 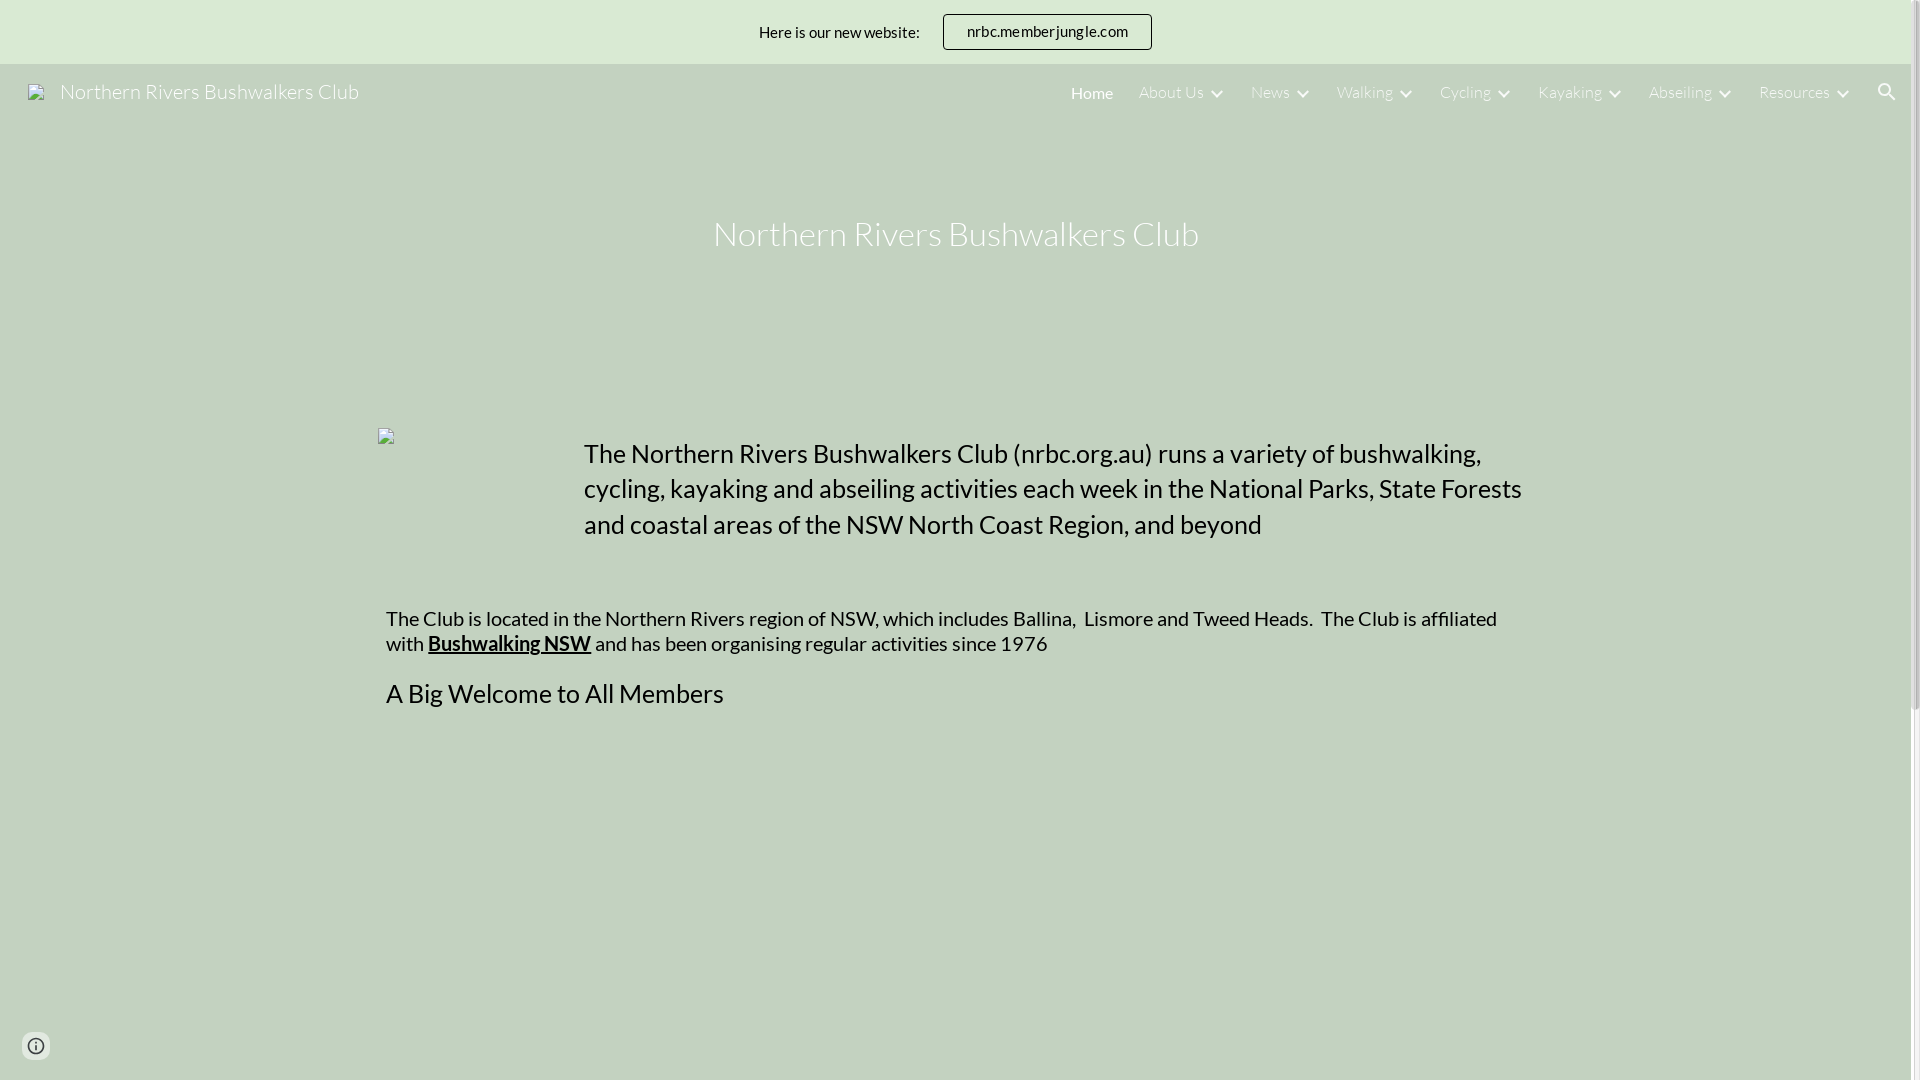 What do you see at coordinates (1465, 92) in the screenshot?
I see `'Cycling'` at bounding box center [1465, 92].